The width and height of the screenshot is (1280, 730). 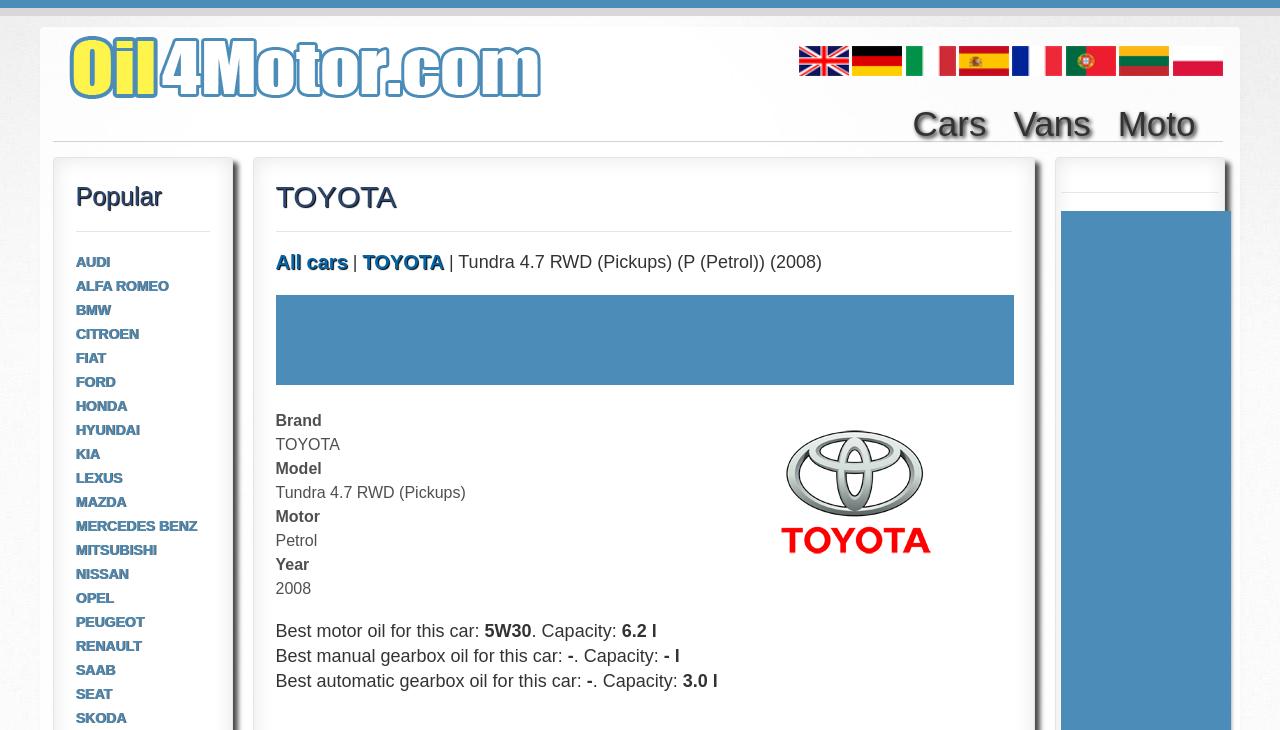 What do you see at coordinates (429, 681) in the screenshot?
I see `'Best automatic gearbox oil for this car:'` at bounding box center [429, 681].